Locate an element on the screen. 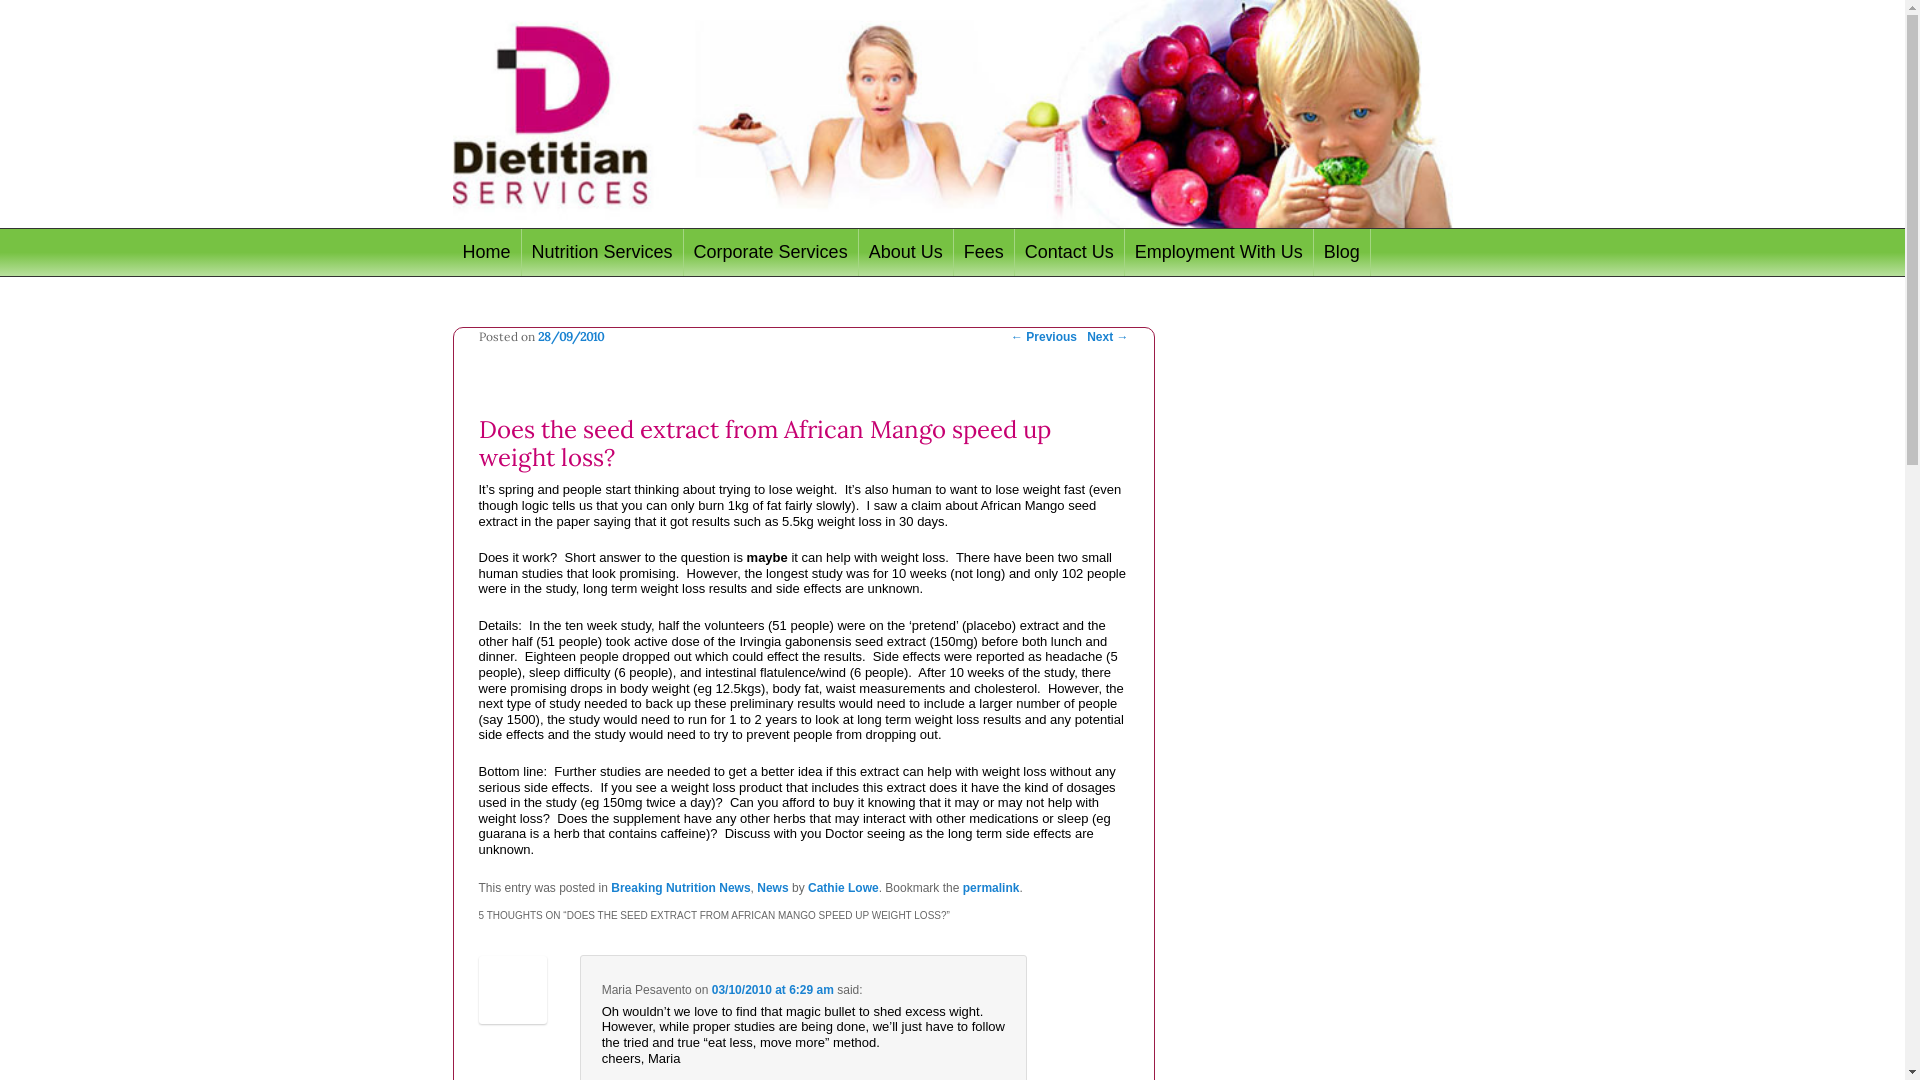 Image resolution: width=1920 pixels, height=1080 pixels. 'Employment With Us' is located at coordinates (1124, 251).